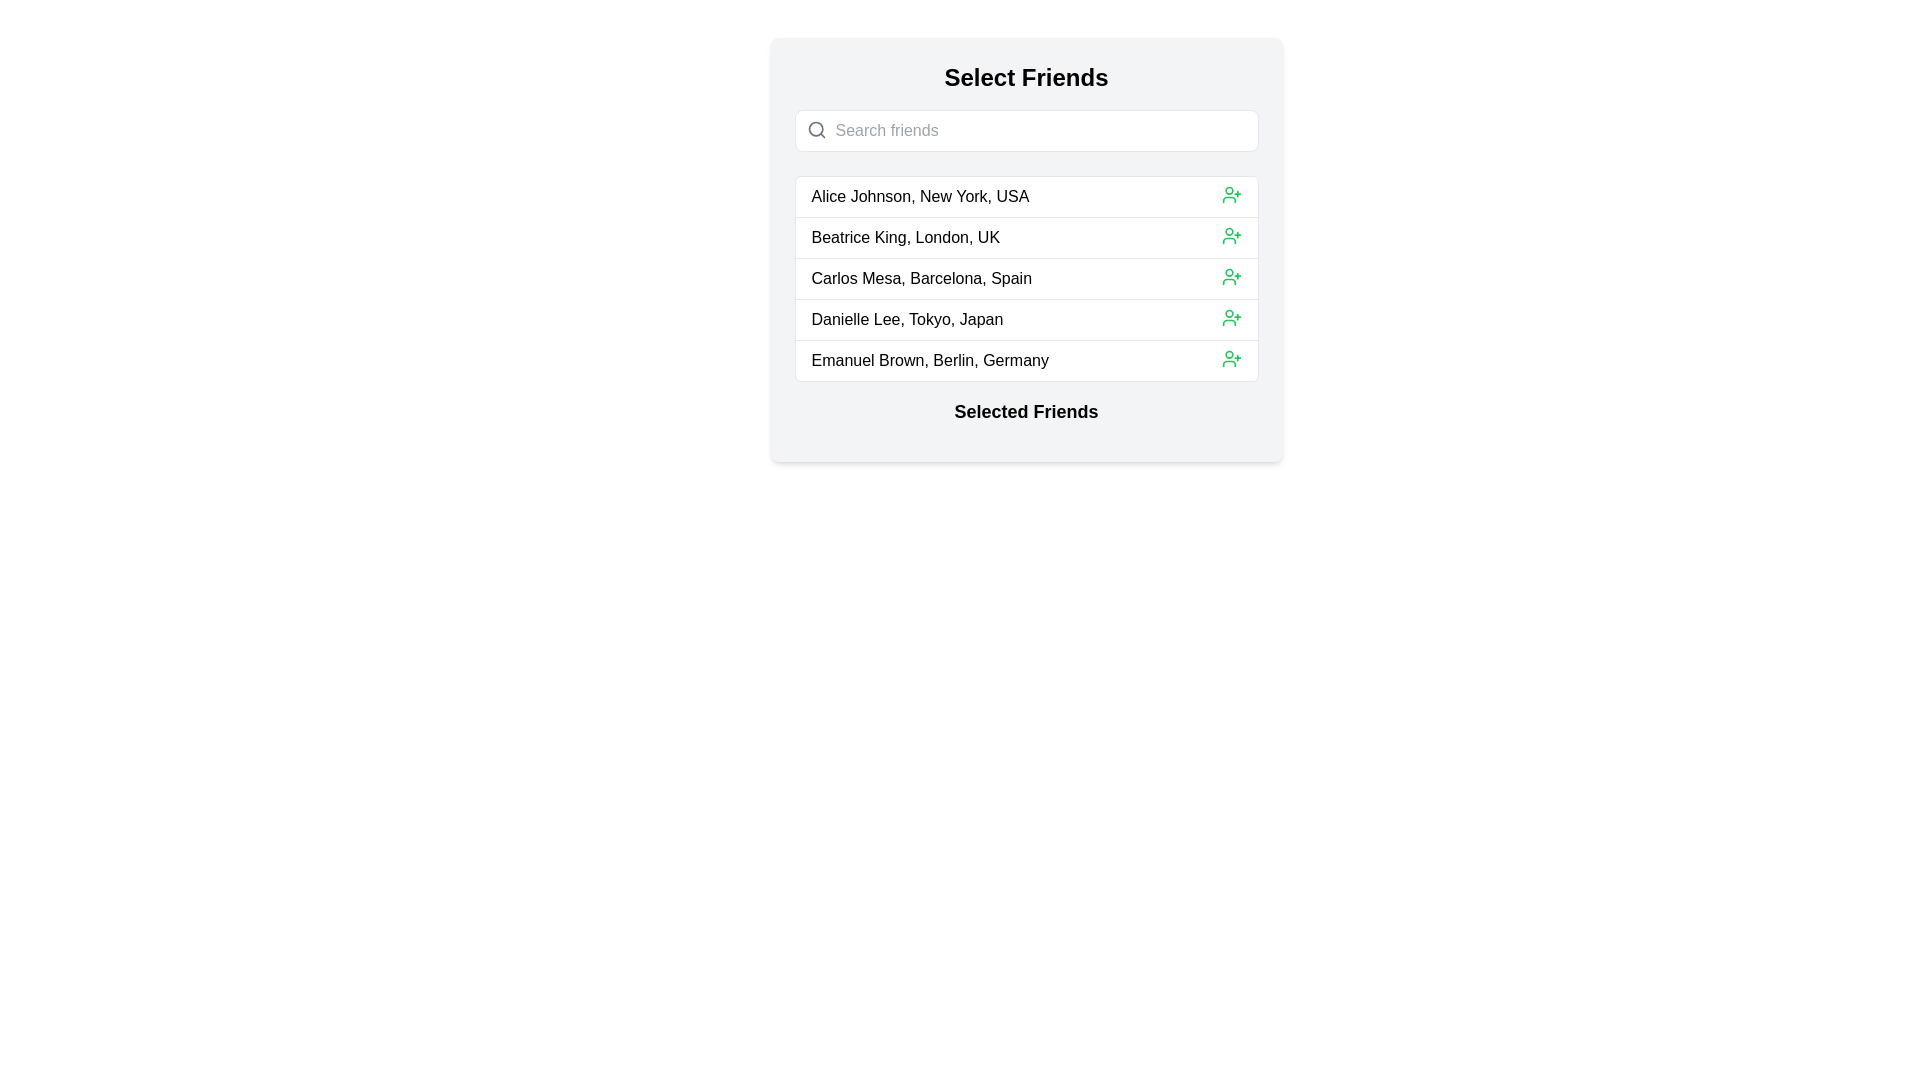 This screenshot has height=1080, width=1920. What do you see at coordinates (1026, 360) in the screenshot?
I see `the fifth list item that contains the text 'Emanuel Brown, Berlin, Germany'` at bounding box center [1026, 360].